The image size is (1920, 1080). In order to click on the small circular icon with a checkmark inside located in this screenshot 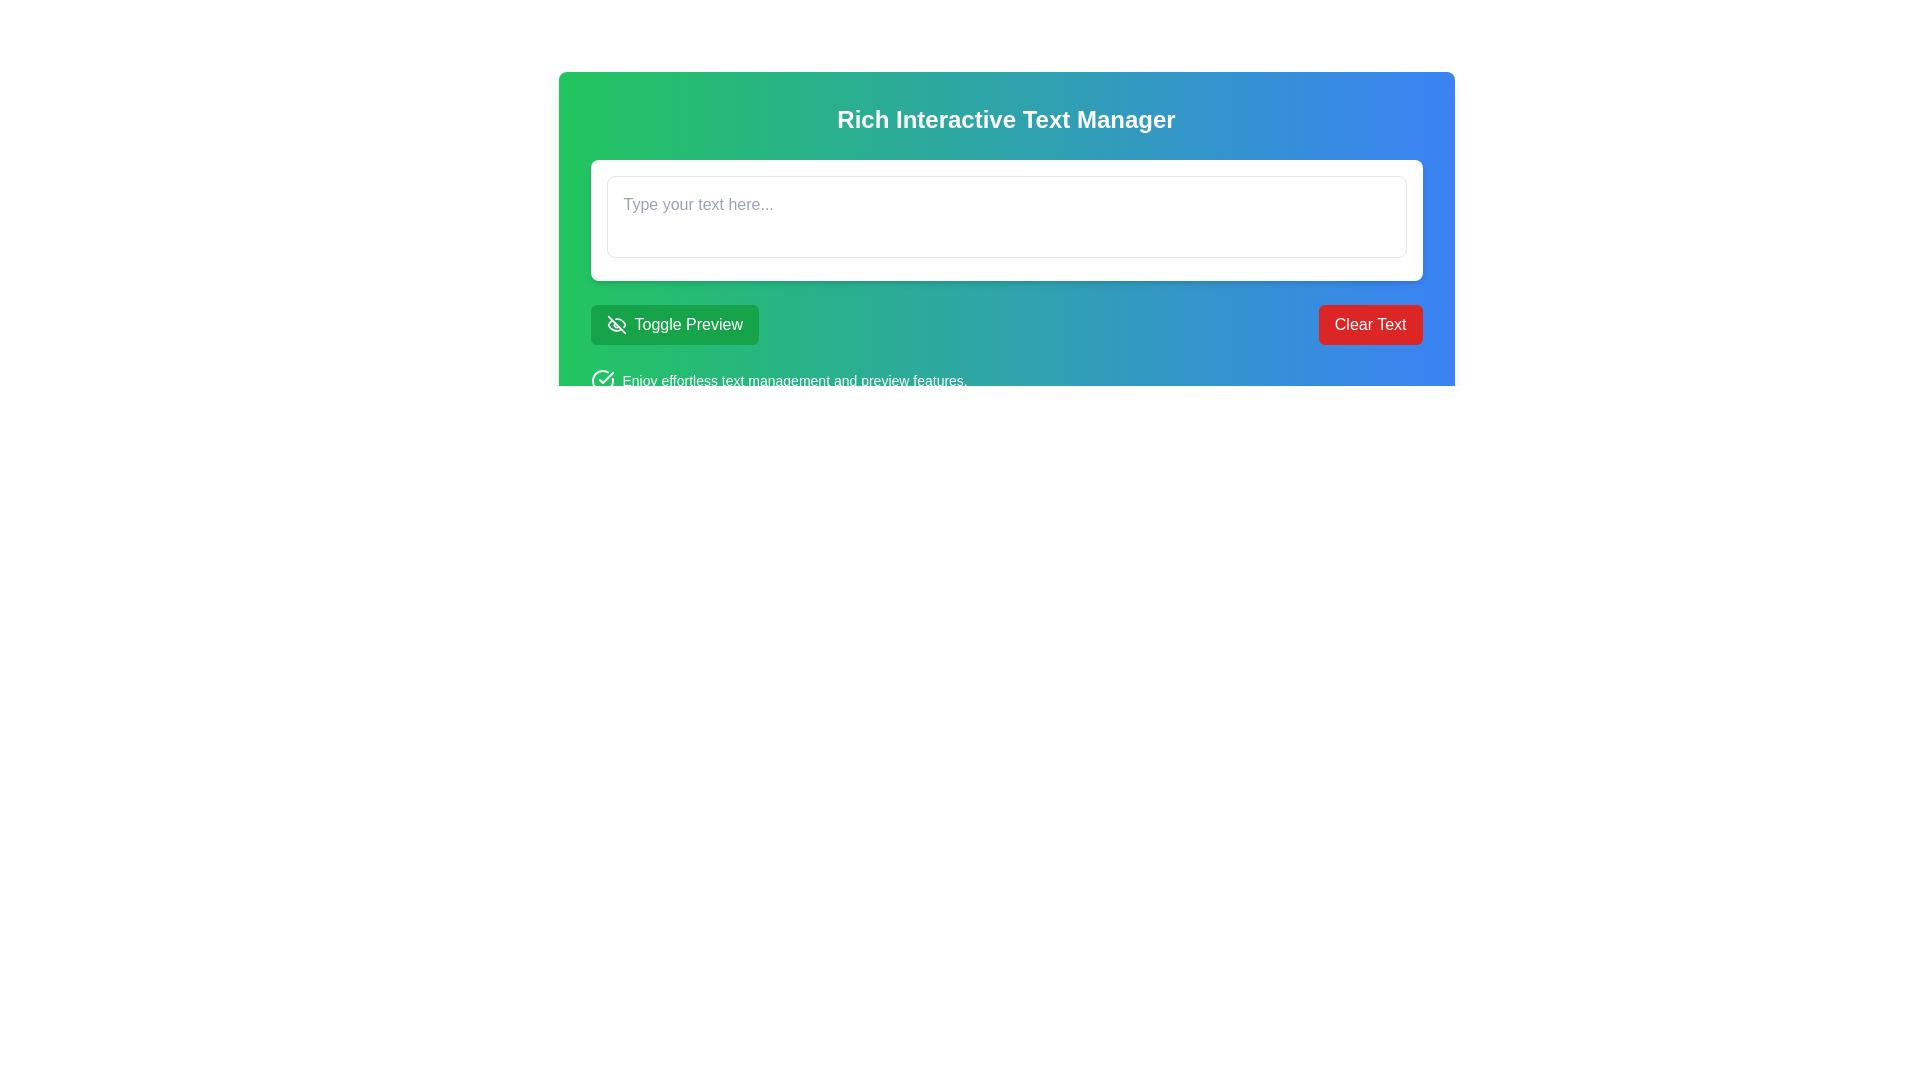, I will do `click(601, 381)`.